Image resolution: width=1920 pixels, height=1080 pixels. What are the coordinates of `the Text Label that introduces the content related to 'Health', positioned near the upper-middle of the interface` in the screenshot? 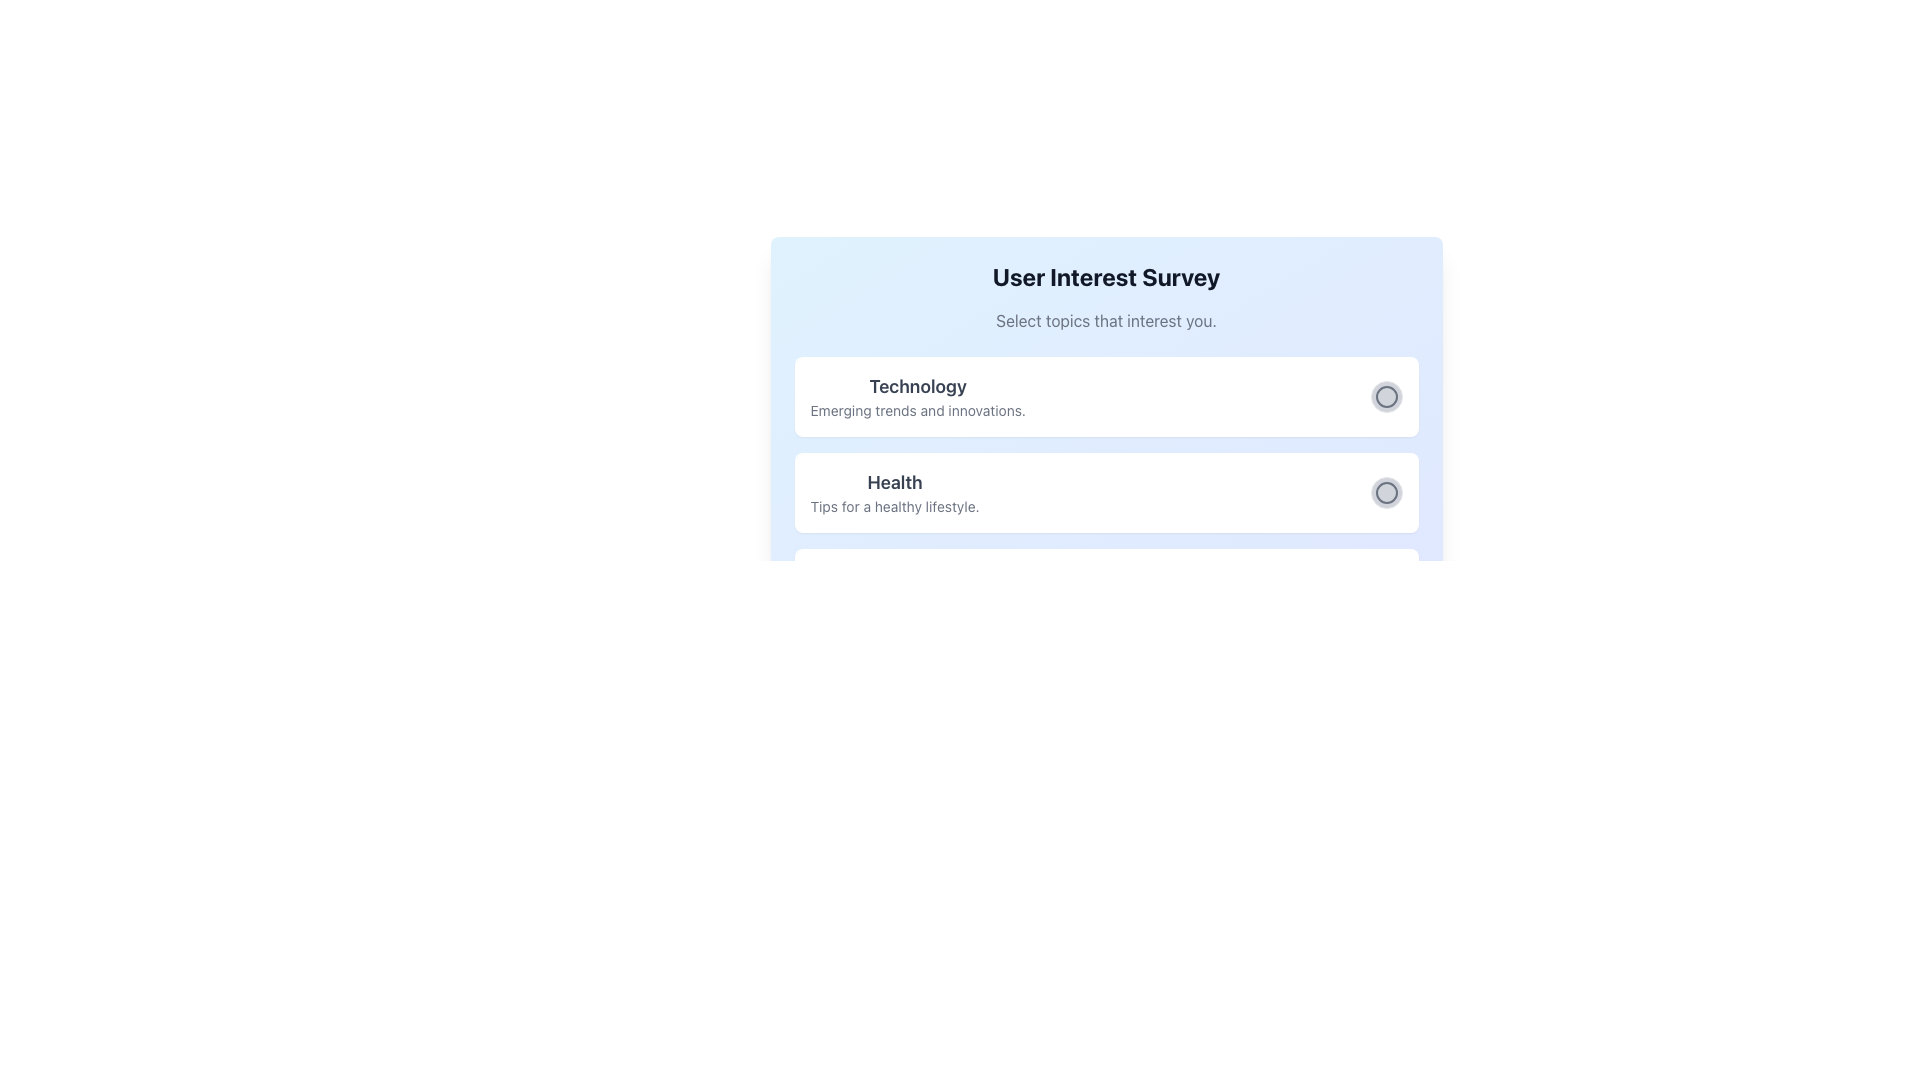 It's located at (894, 482).